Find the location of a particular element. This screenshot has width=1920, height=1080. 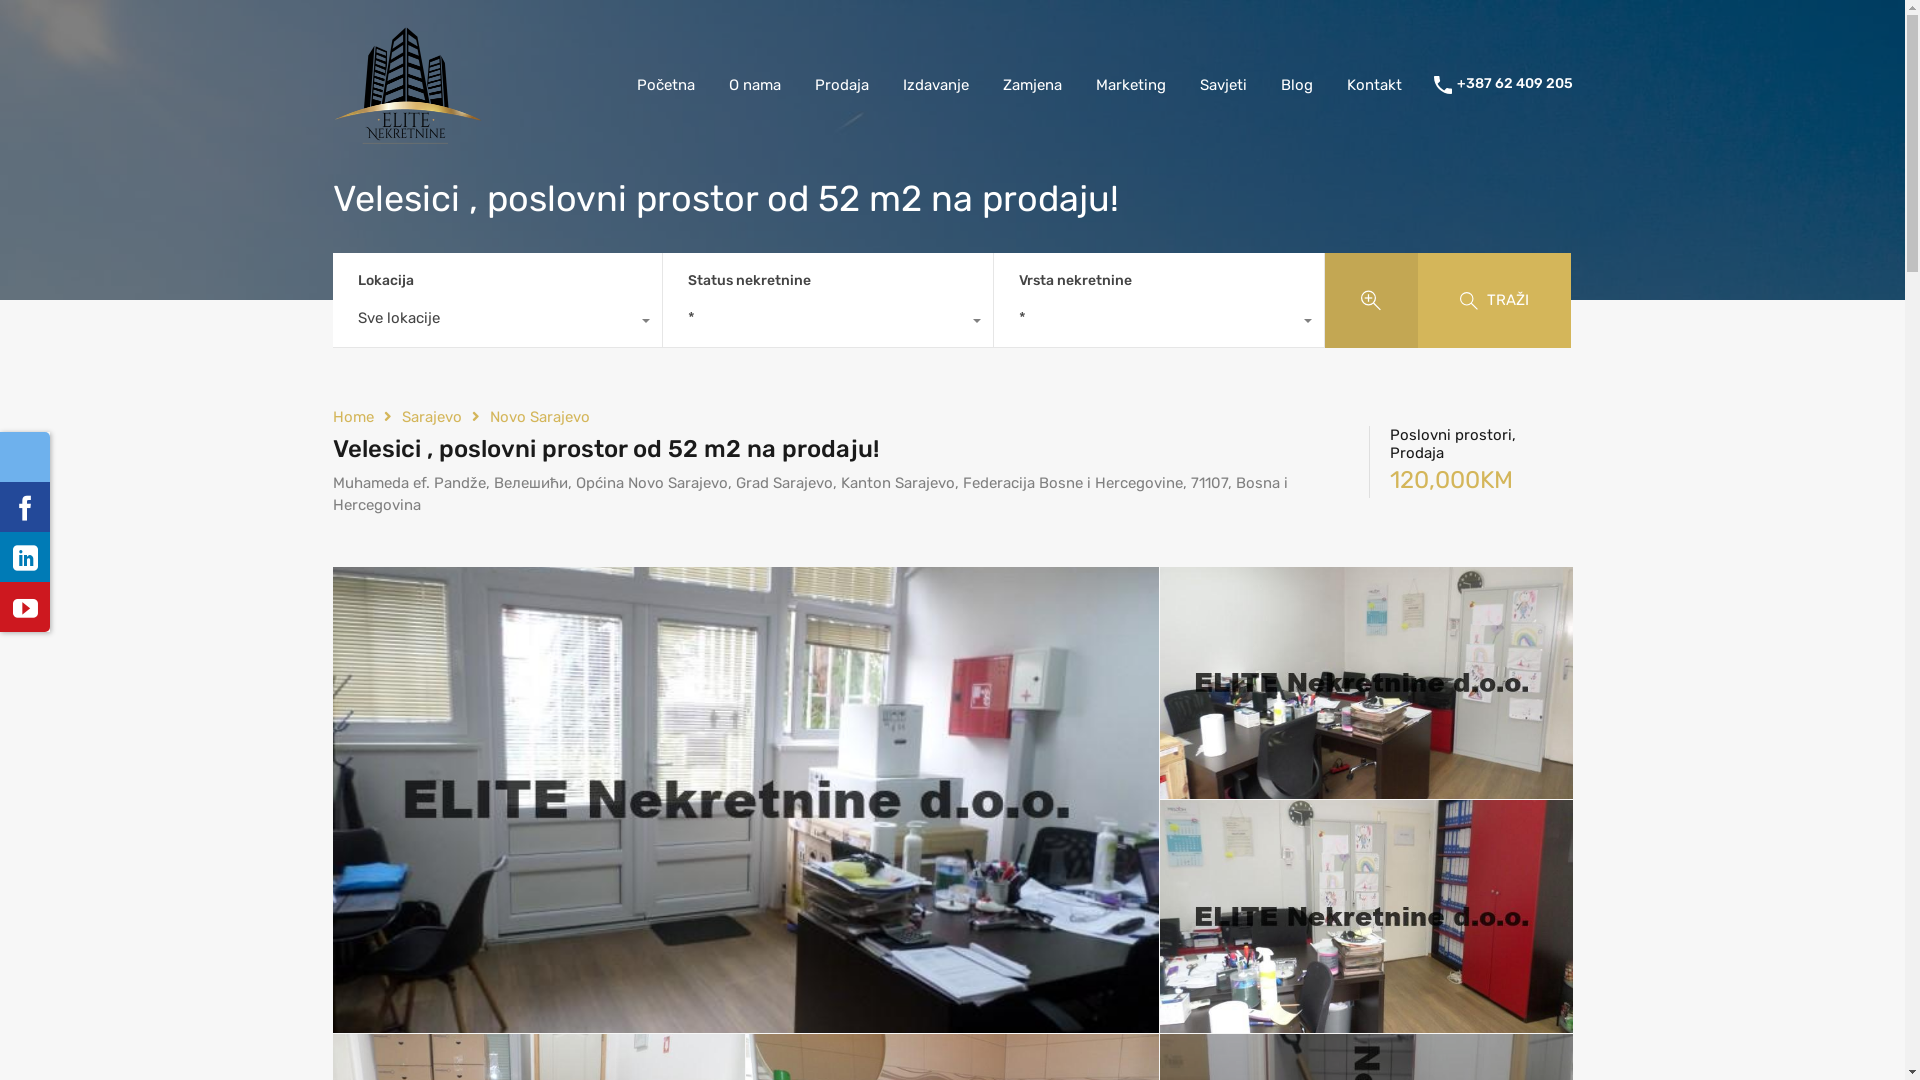

'Home' is located at coordinates (331, 415).